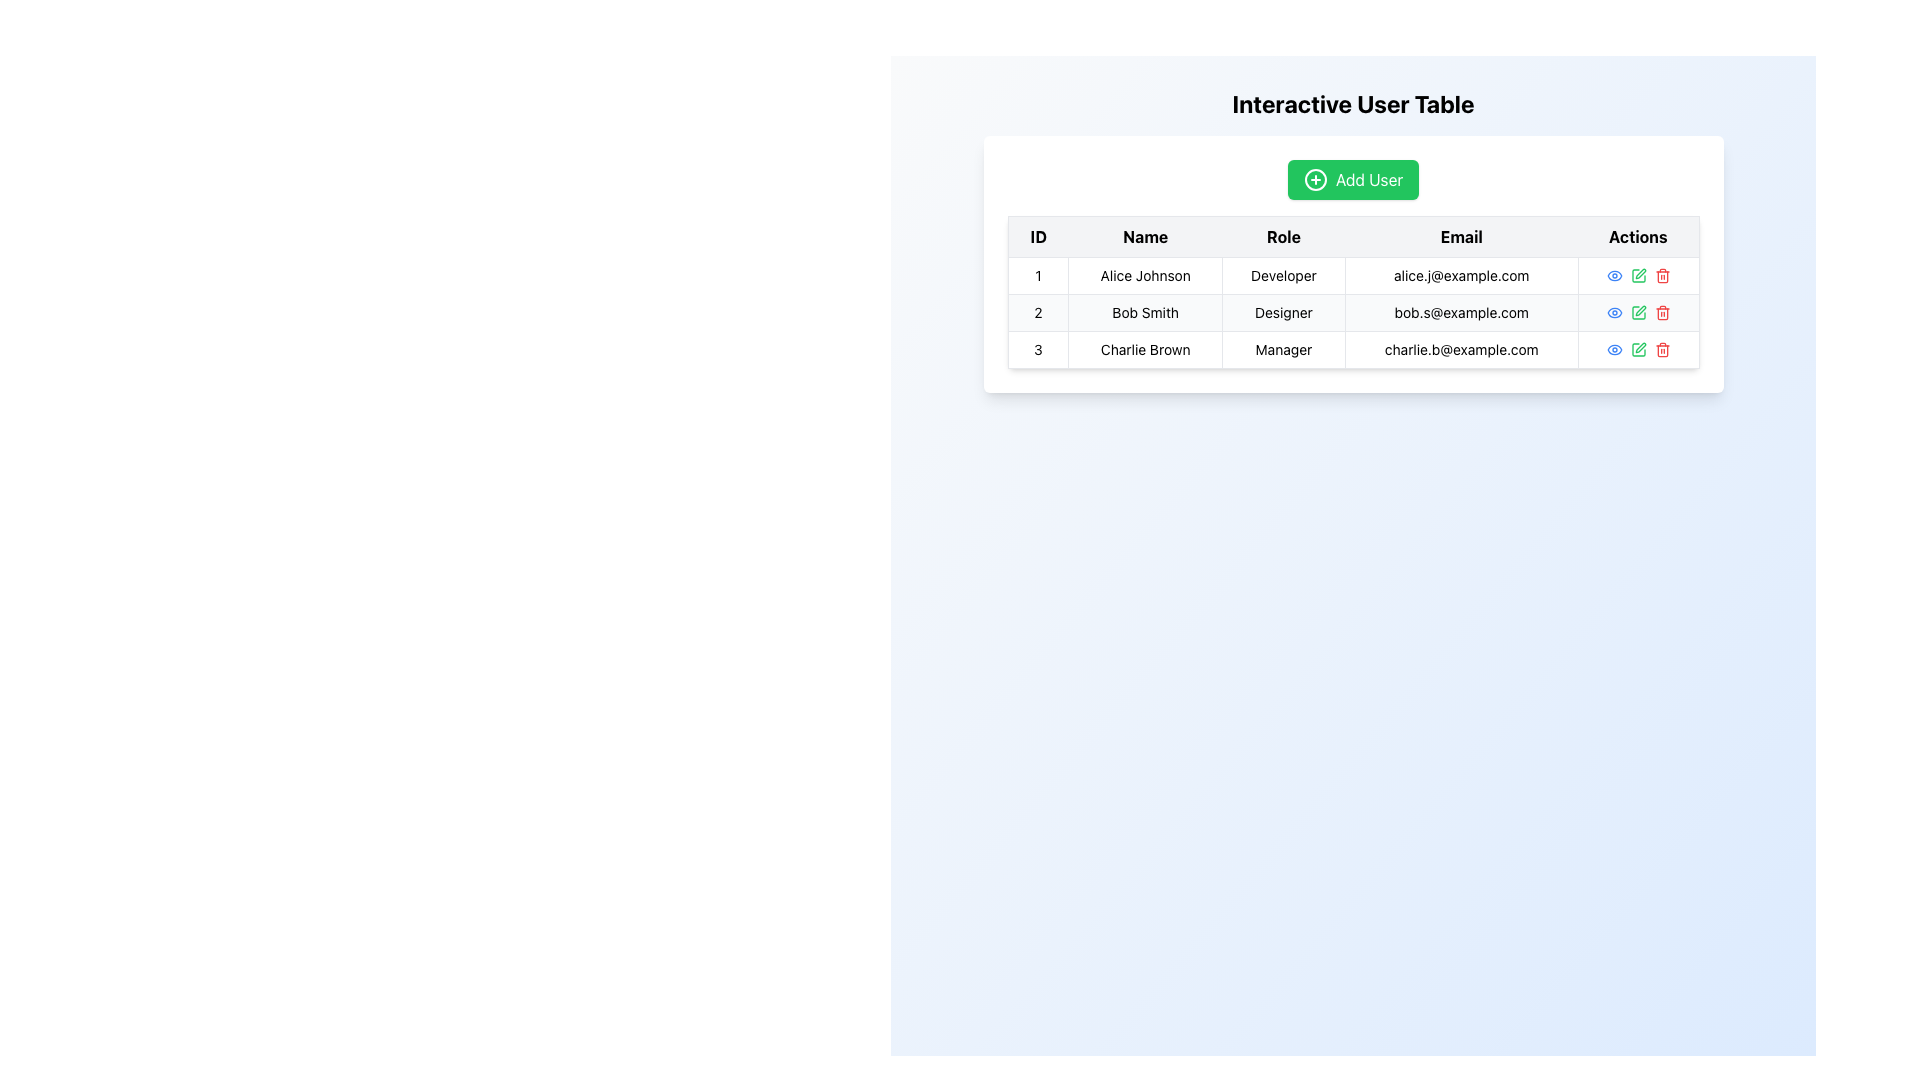 The image size is (1920, 1080). What do you see at coordinates (1145, 312) in the screenshot?
I see `the Text Label displaying the name 'Bob Smith', which is located in the second column of the second row of a user information table, positioned between 'Alice Johnson' and 'Charlie Brown'` at bounding box center [1145, 312].